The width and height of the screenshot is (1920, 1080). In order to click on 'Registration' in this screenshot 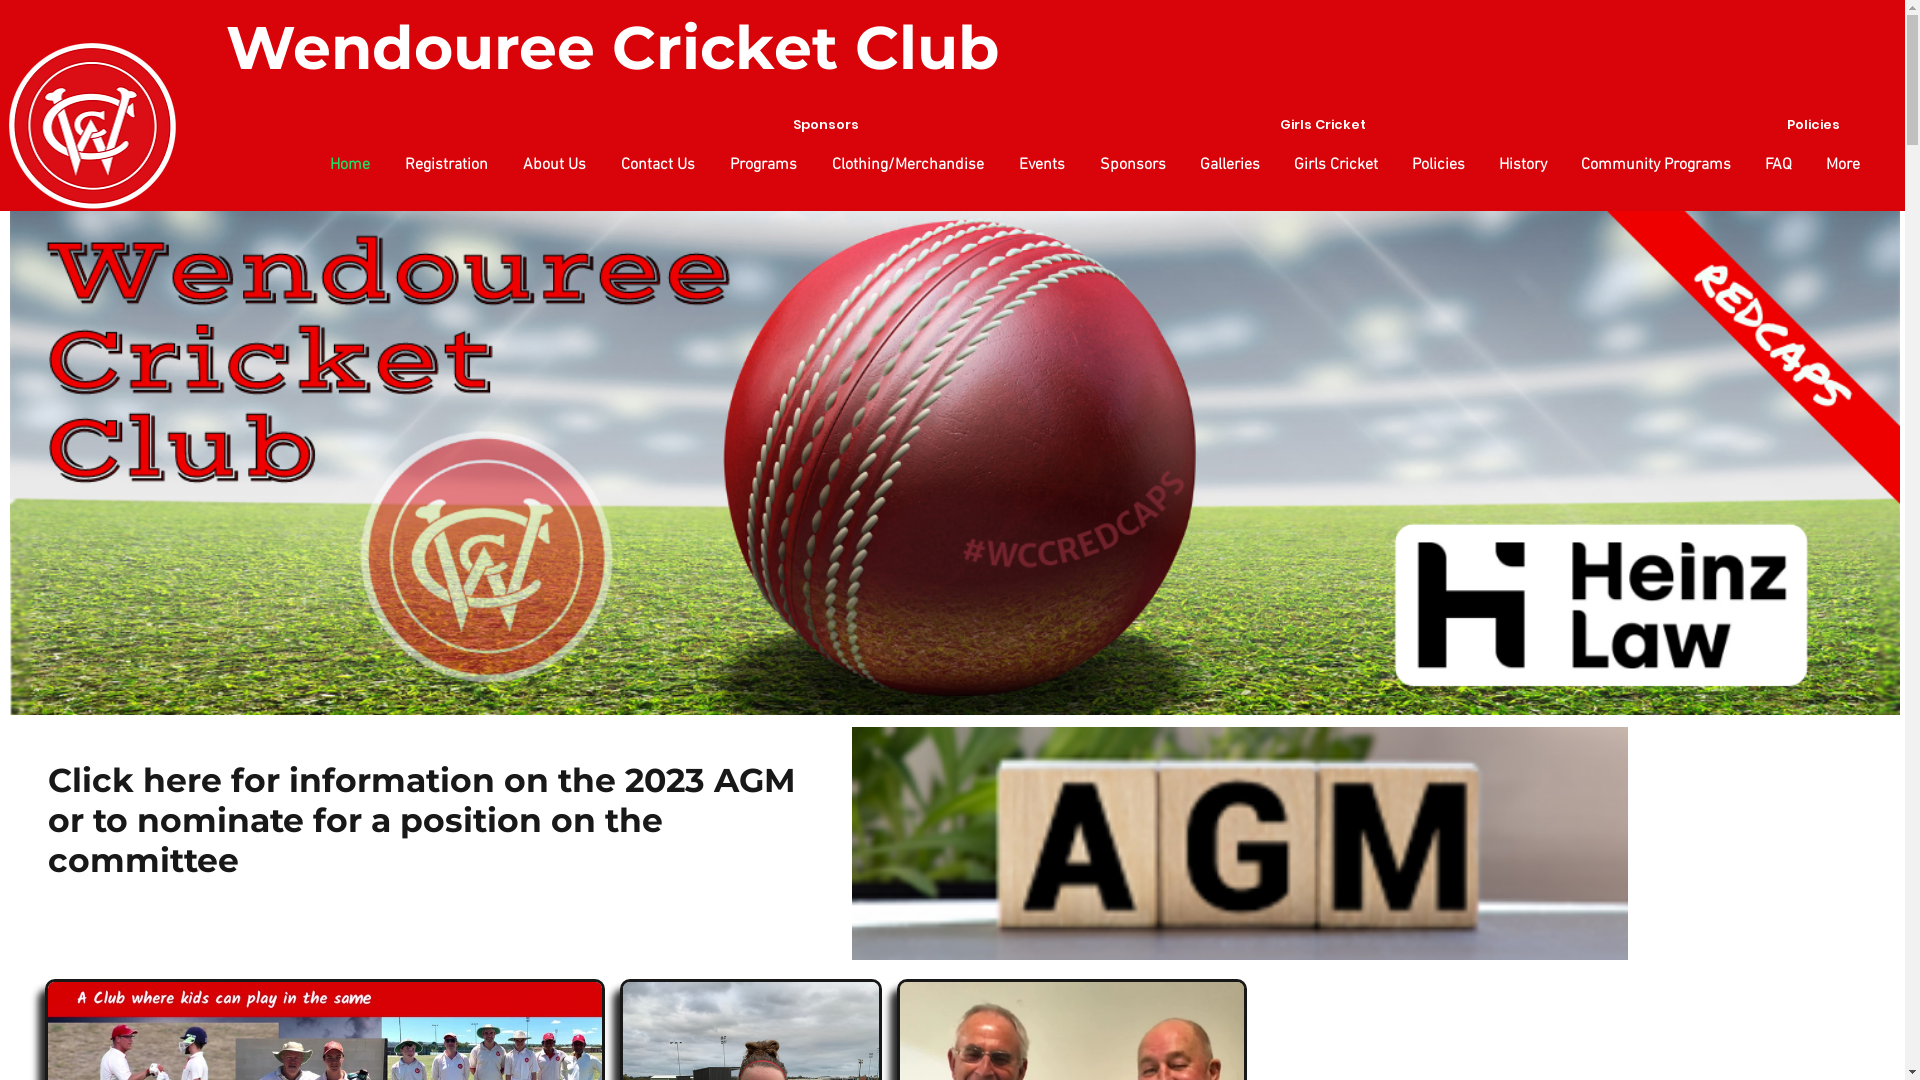, I will do `click(443, 164)`.